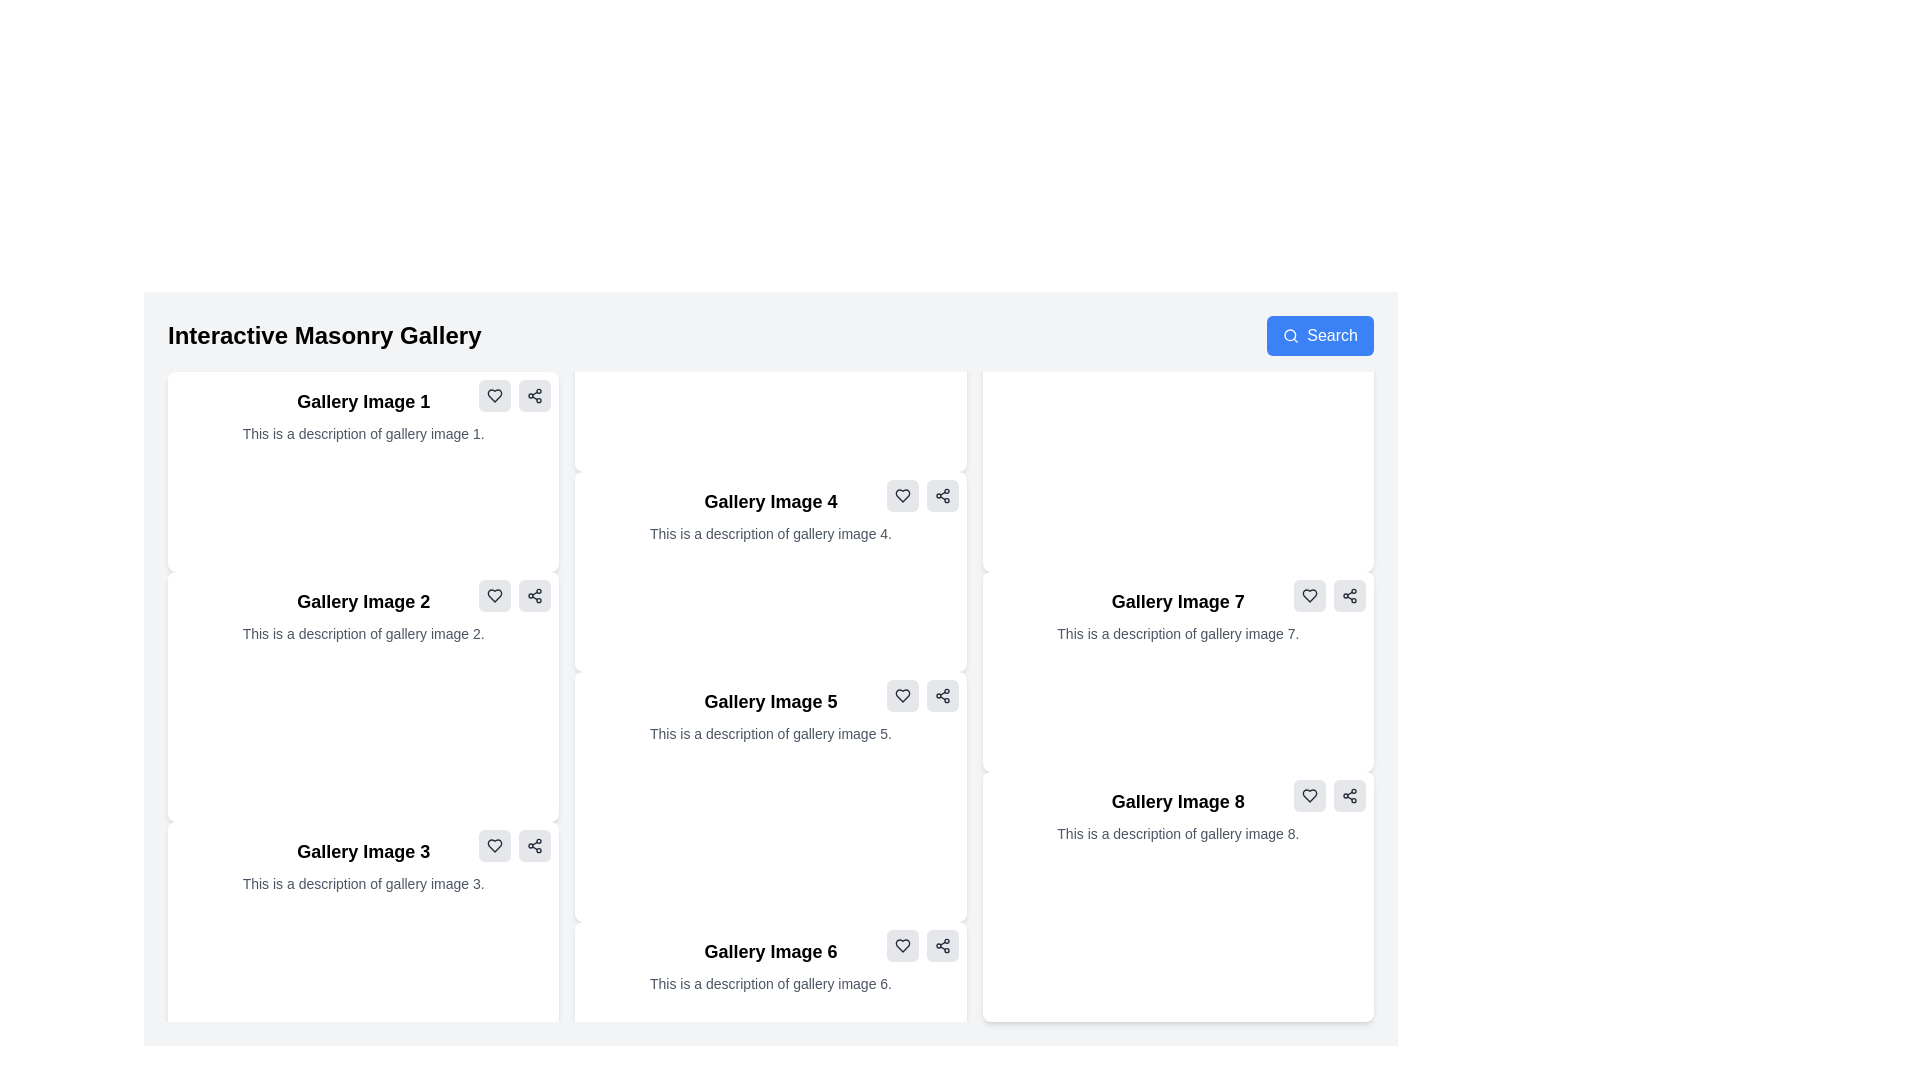  Describe the element at coordinates (1310, 595) in the screenshot. I see `the heart-shaped icon button located at the top-right corner of the 'Gallery Image 7' card` at that location.